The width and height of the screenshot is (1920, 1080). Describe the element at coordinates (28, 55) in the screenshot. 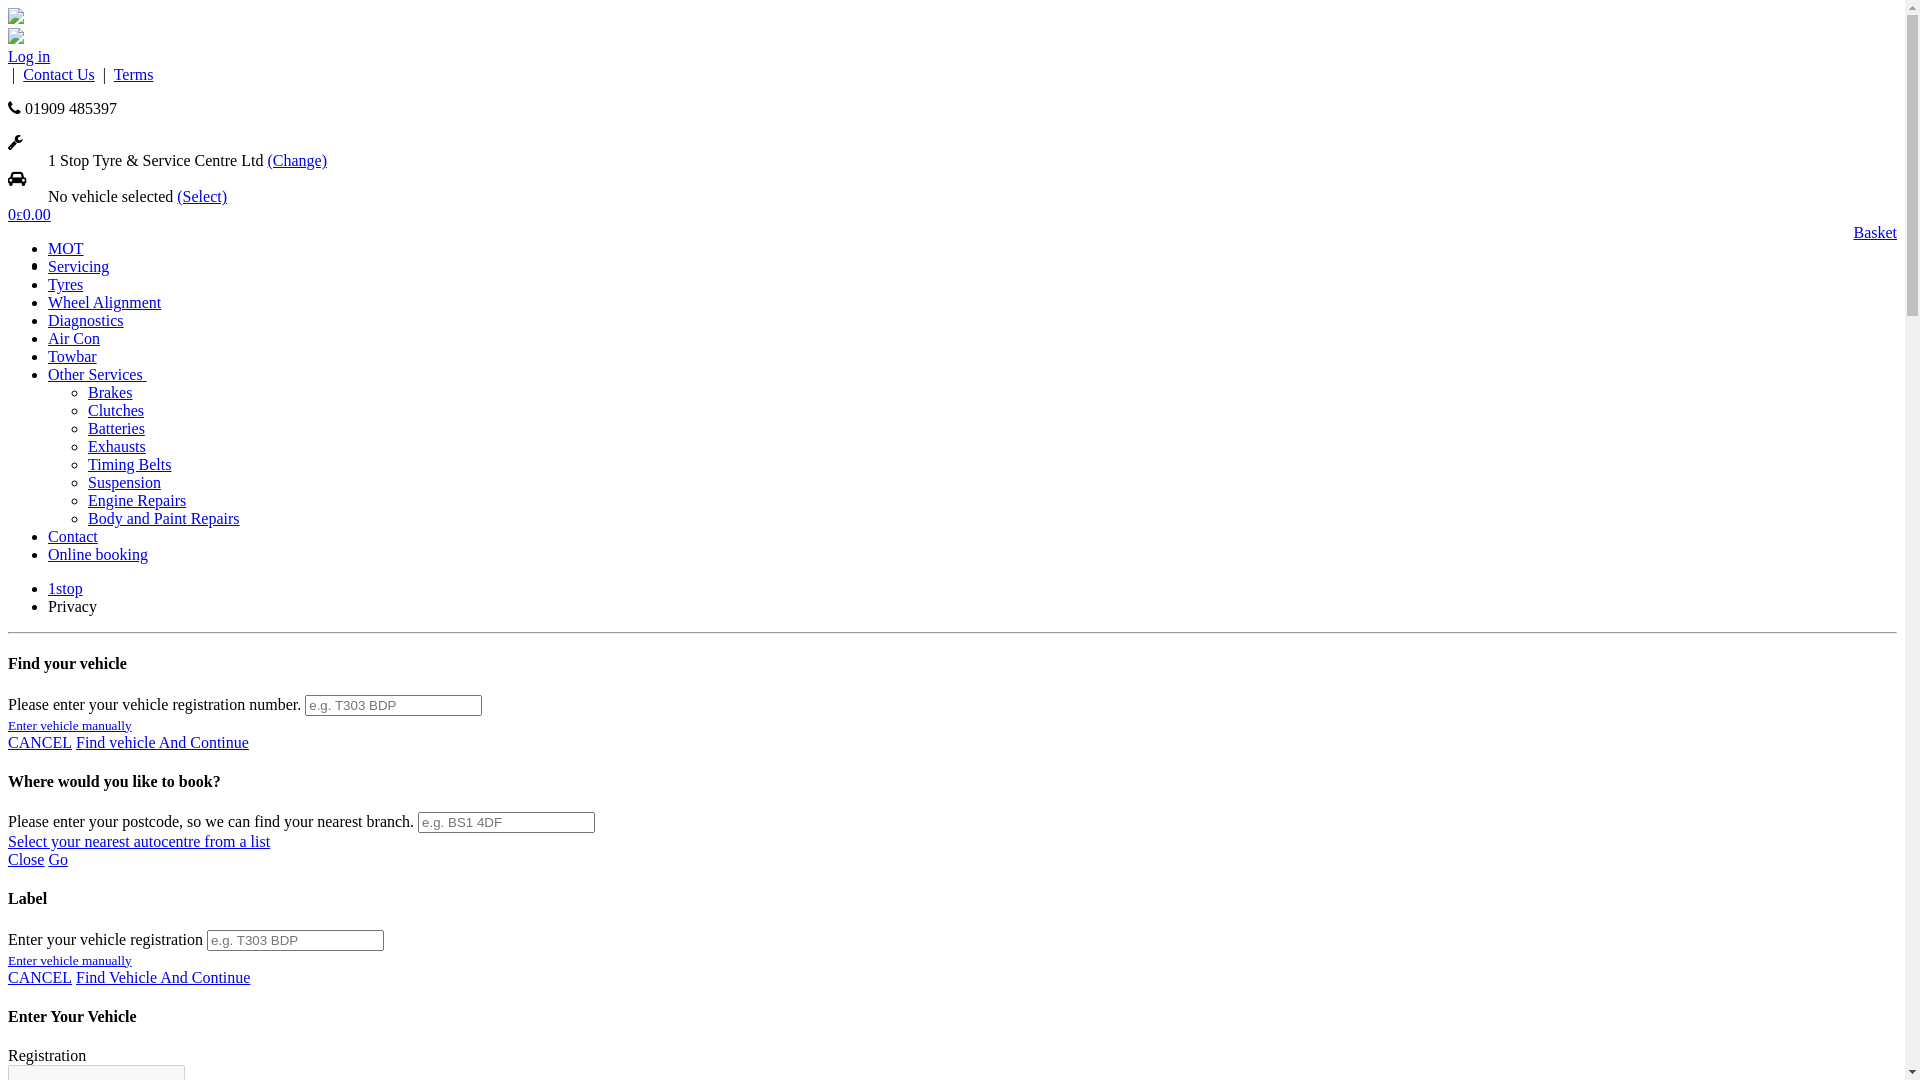

I see `'Log in'` at that location.